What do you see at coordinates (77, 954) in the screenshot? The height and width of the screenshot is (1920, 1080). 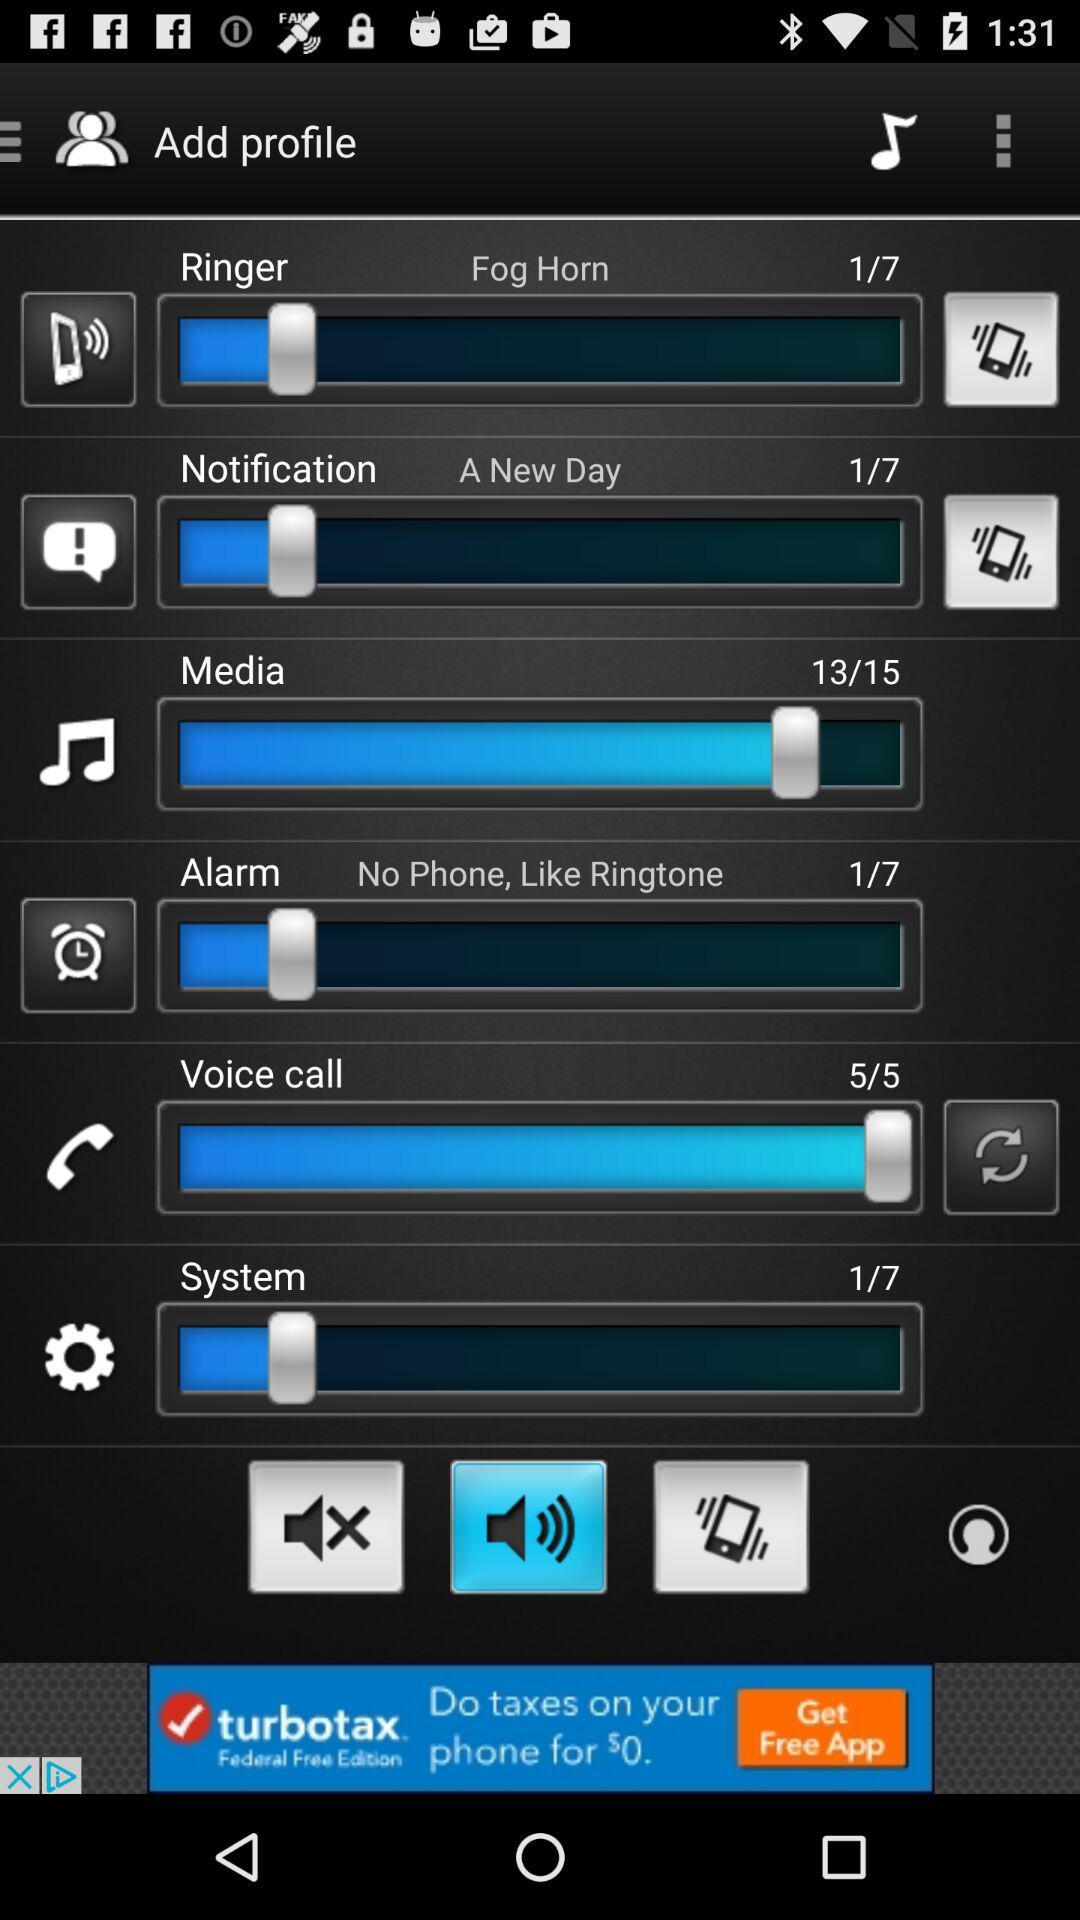 I see `alarm icon at the left side of the page` at bounding box center [77, 954].